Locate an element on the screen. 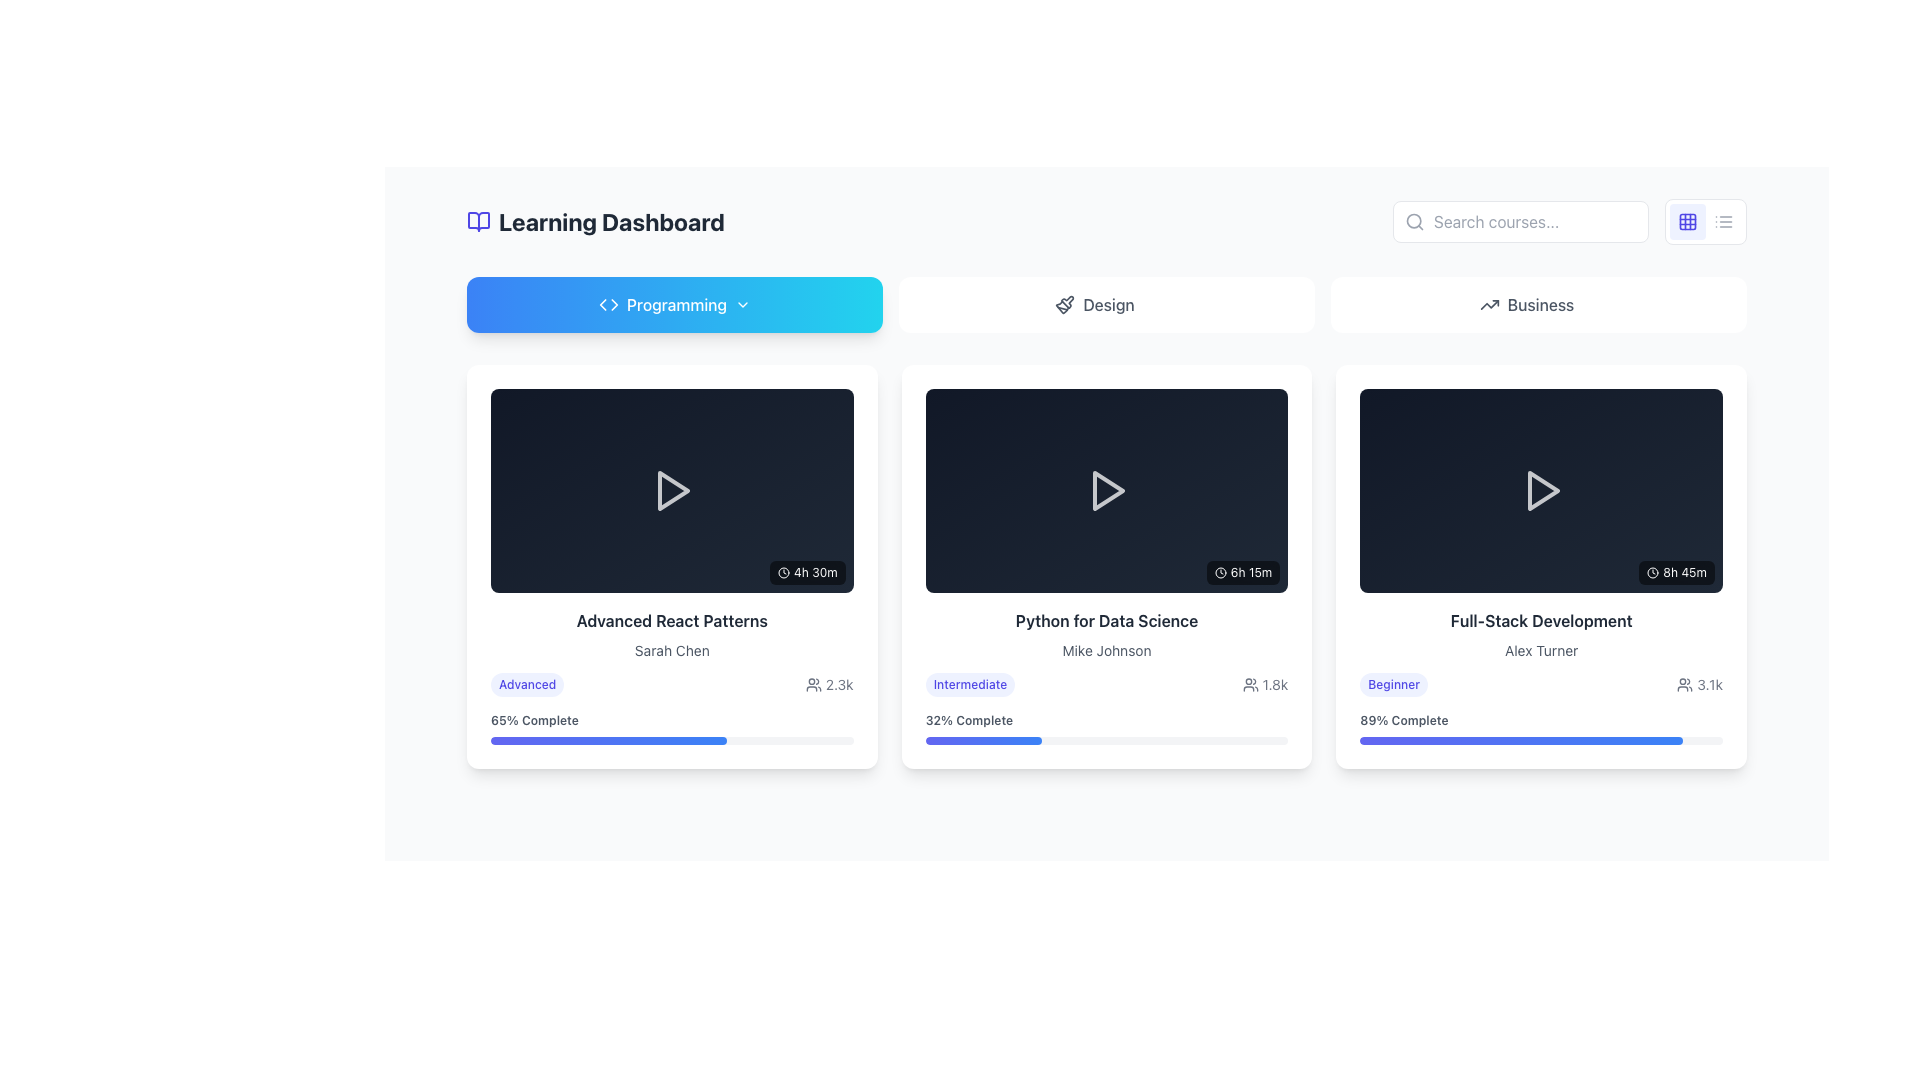 The height and width of the screenshot is (1080, 1920). the icon button located at the top-right corner of the interface is located at coordinates (1687, 222).